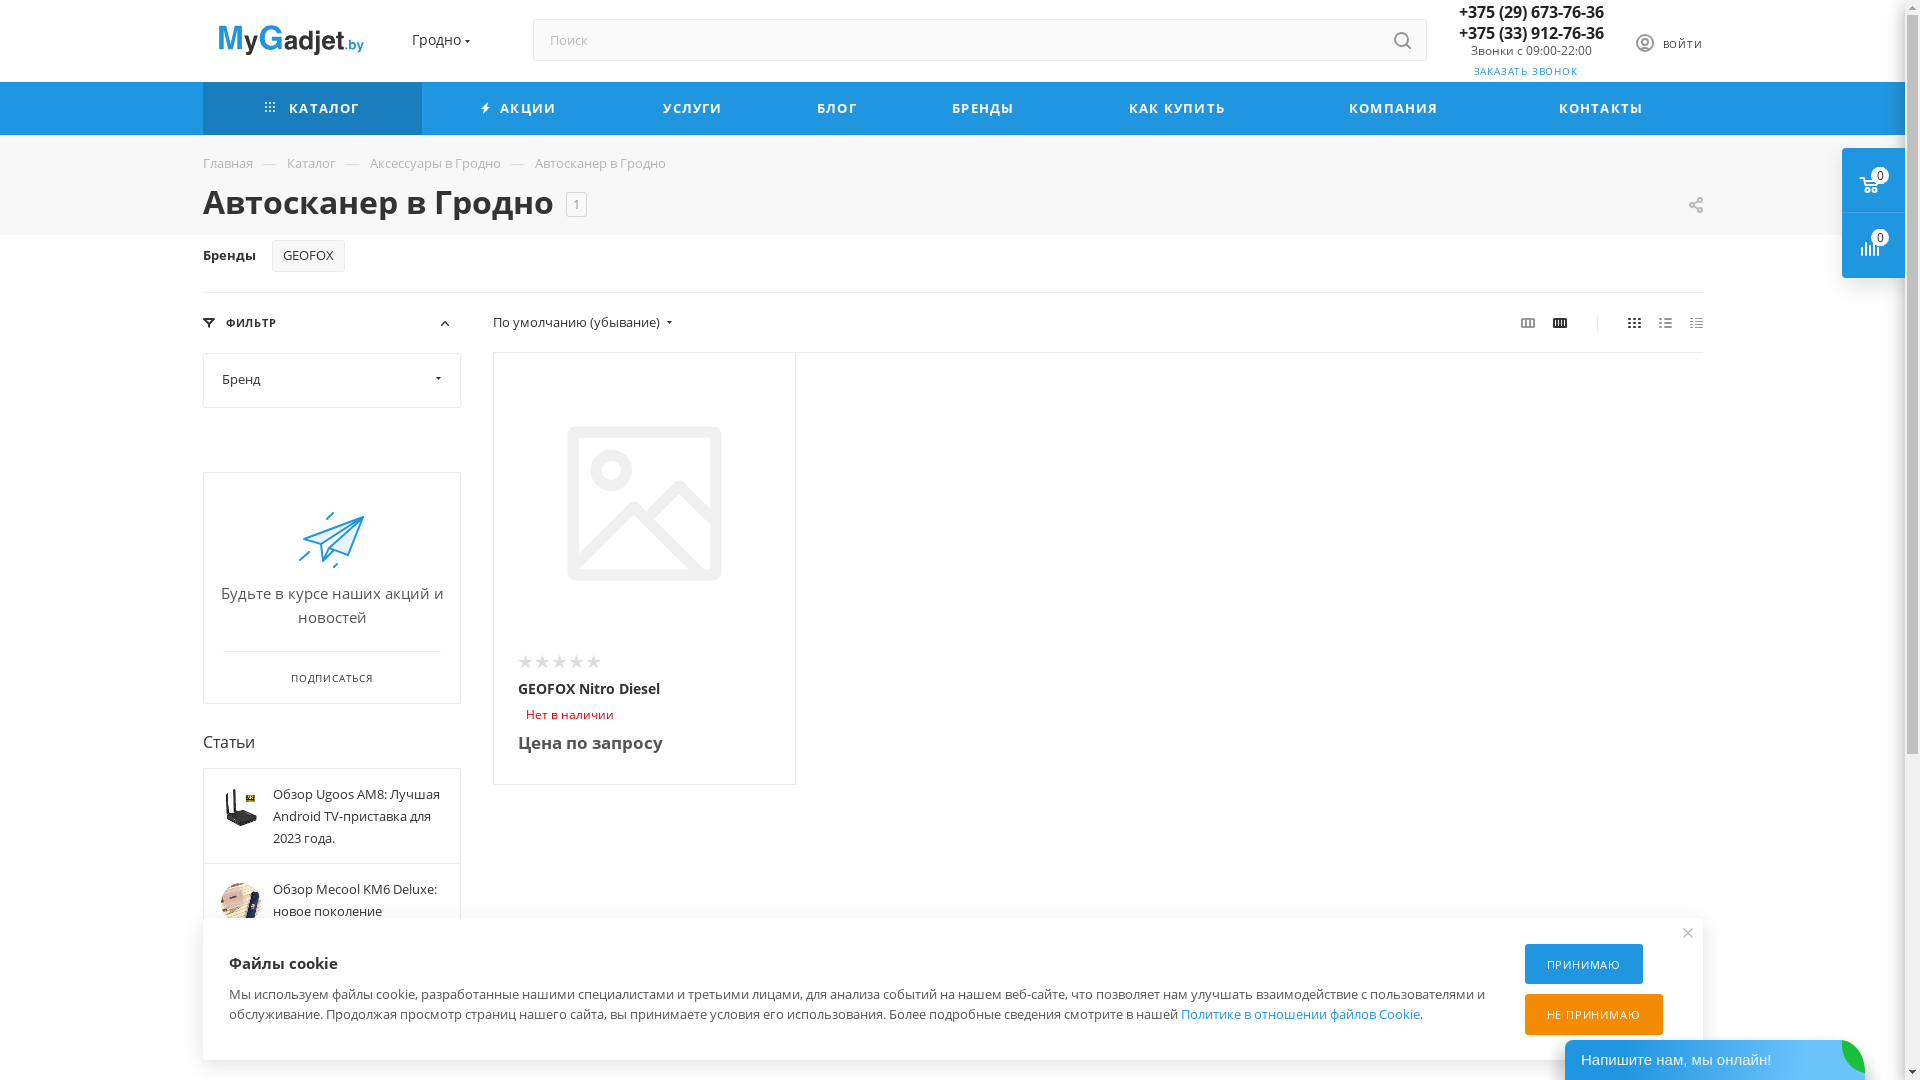 Image resolution: width=1920 pixels, height=1080 pixels. What do you see at coordinates (644, 502) in the screenshot?
I see `'GEOFOX Nitro Diesel'` at bounding box center [644, 502].